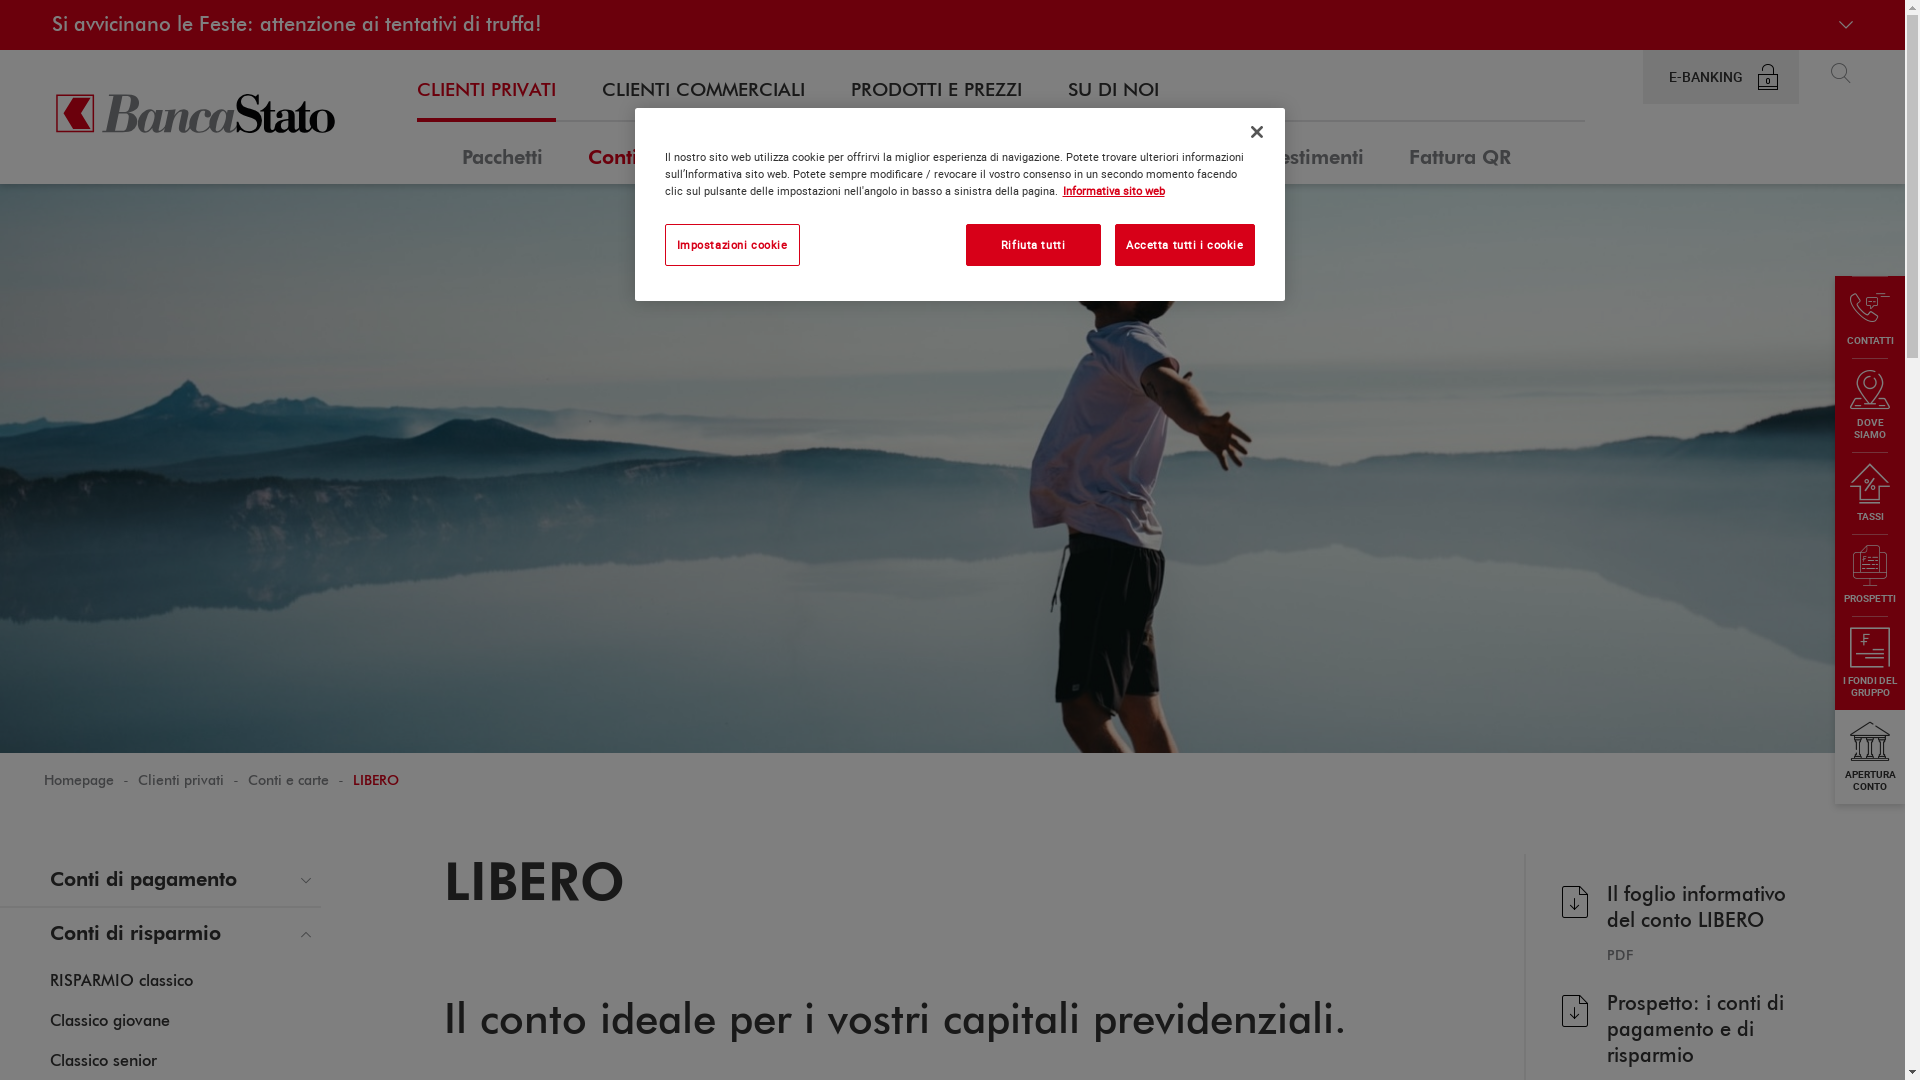  I want to click on 'Conti di pagamento', so click(160, 878).